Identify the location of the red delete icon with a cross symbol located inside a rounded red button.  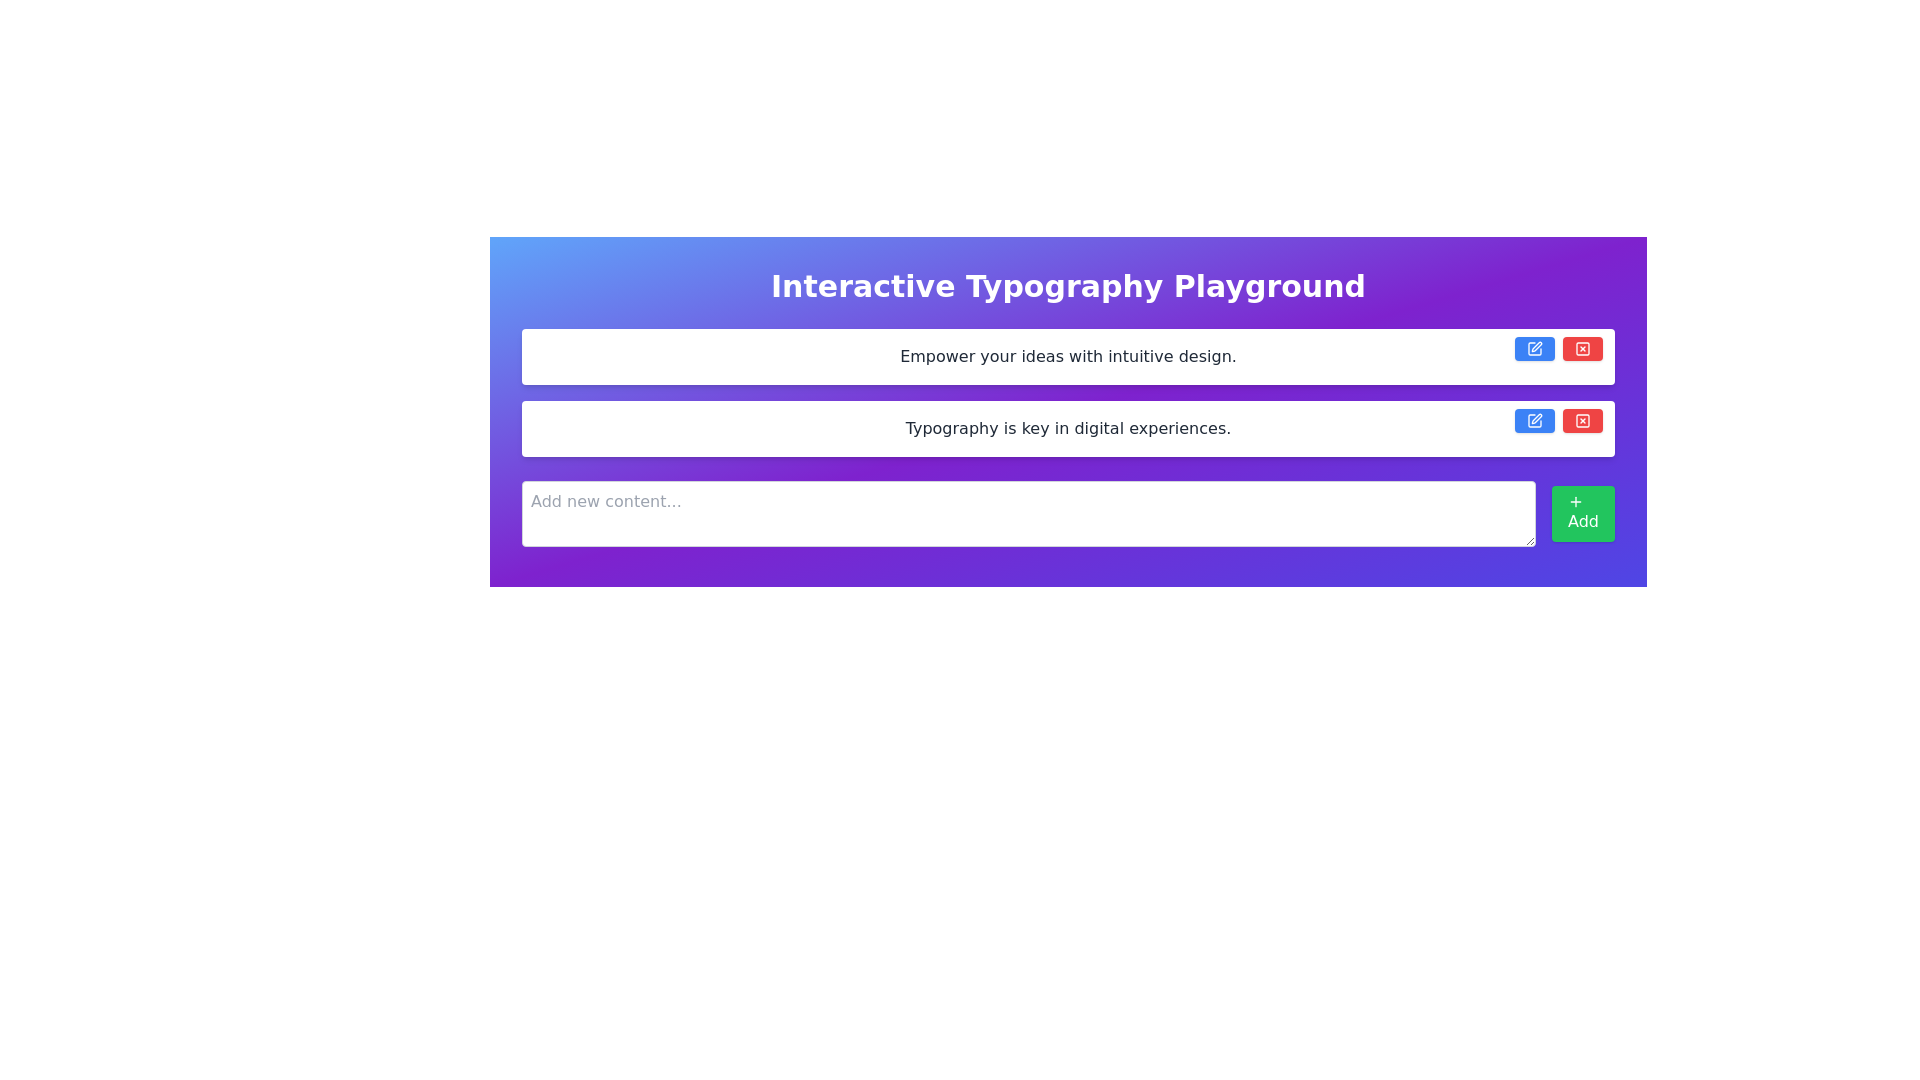
(1582, 347).